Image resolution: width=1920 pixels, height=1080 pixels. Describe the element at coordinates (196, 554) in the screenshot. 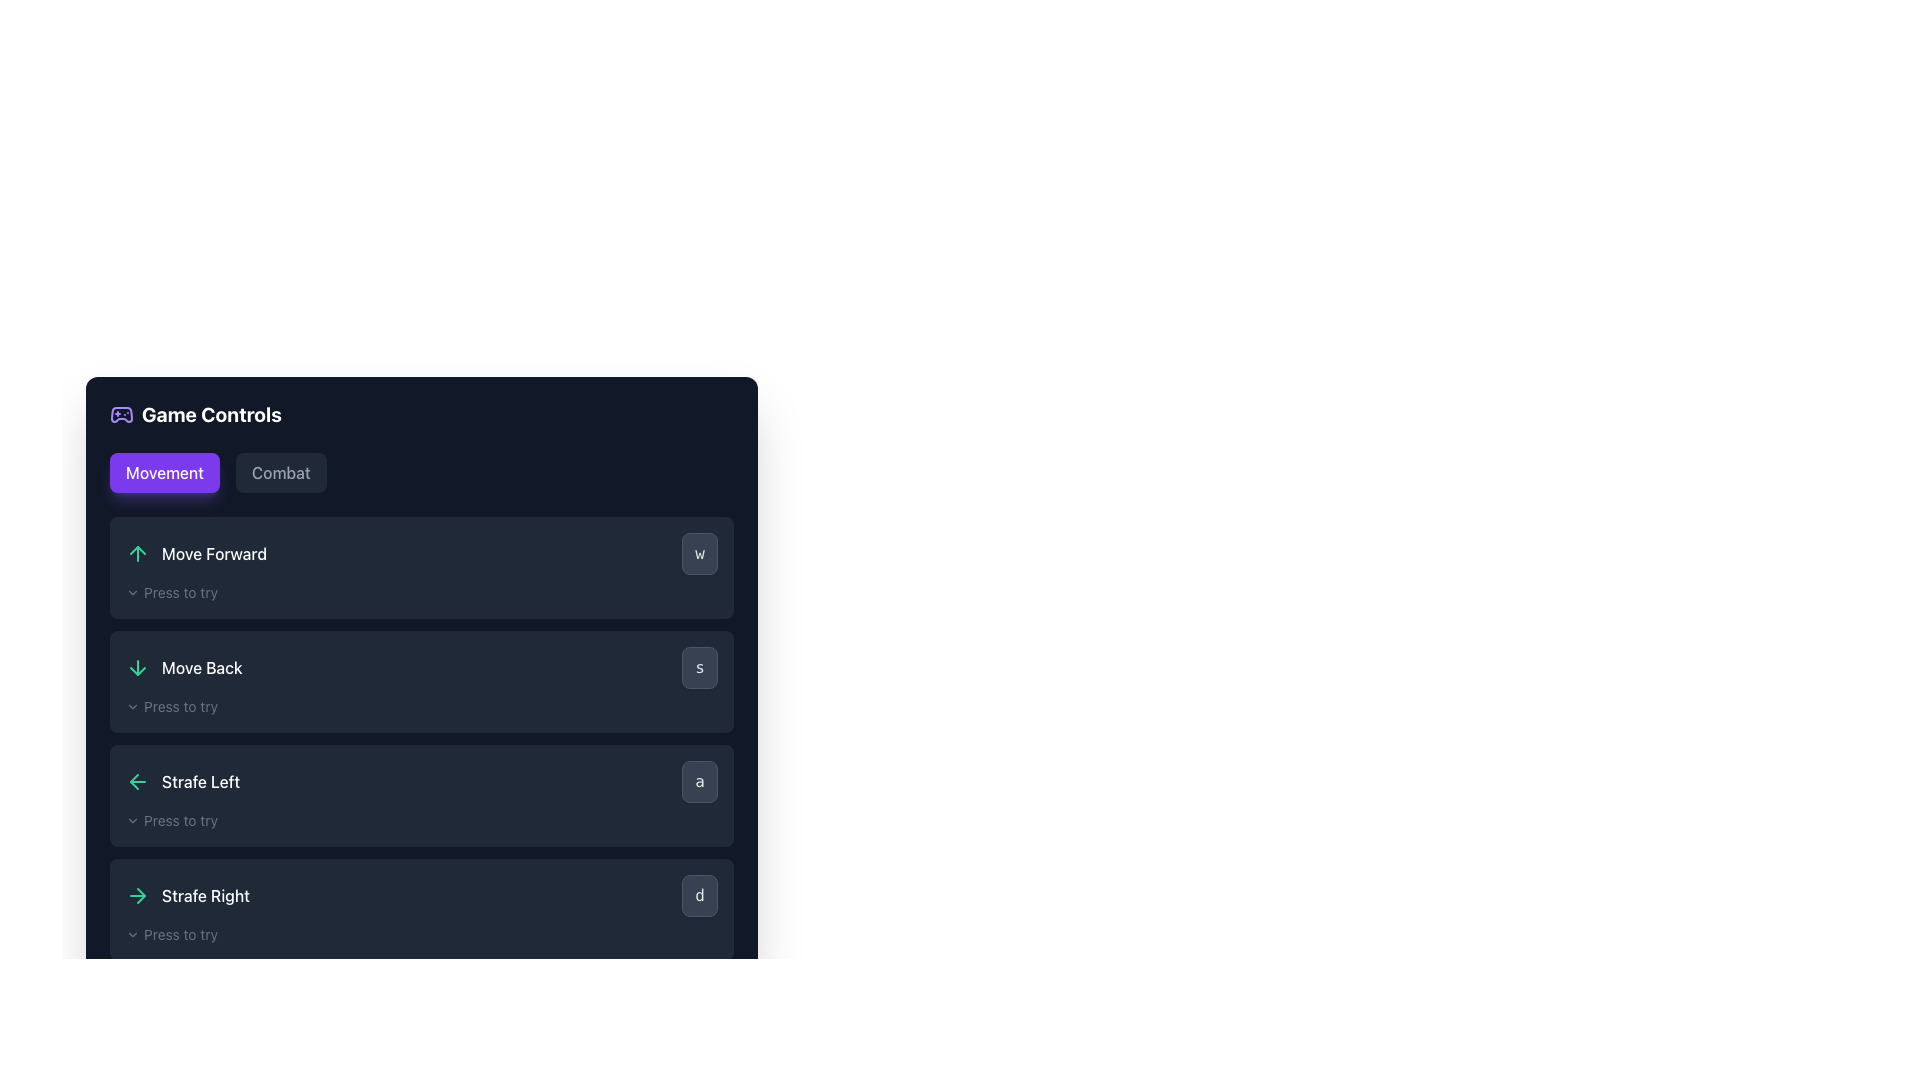

I see `the Label with an icon for moving forward in the Game Controls panel, which is the first element under the 'Movement' category` at that location.